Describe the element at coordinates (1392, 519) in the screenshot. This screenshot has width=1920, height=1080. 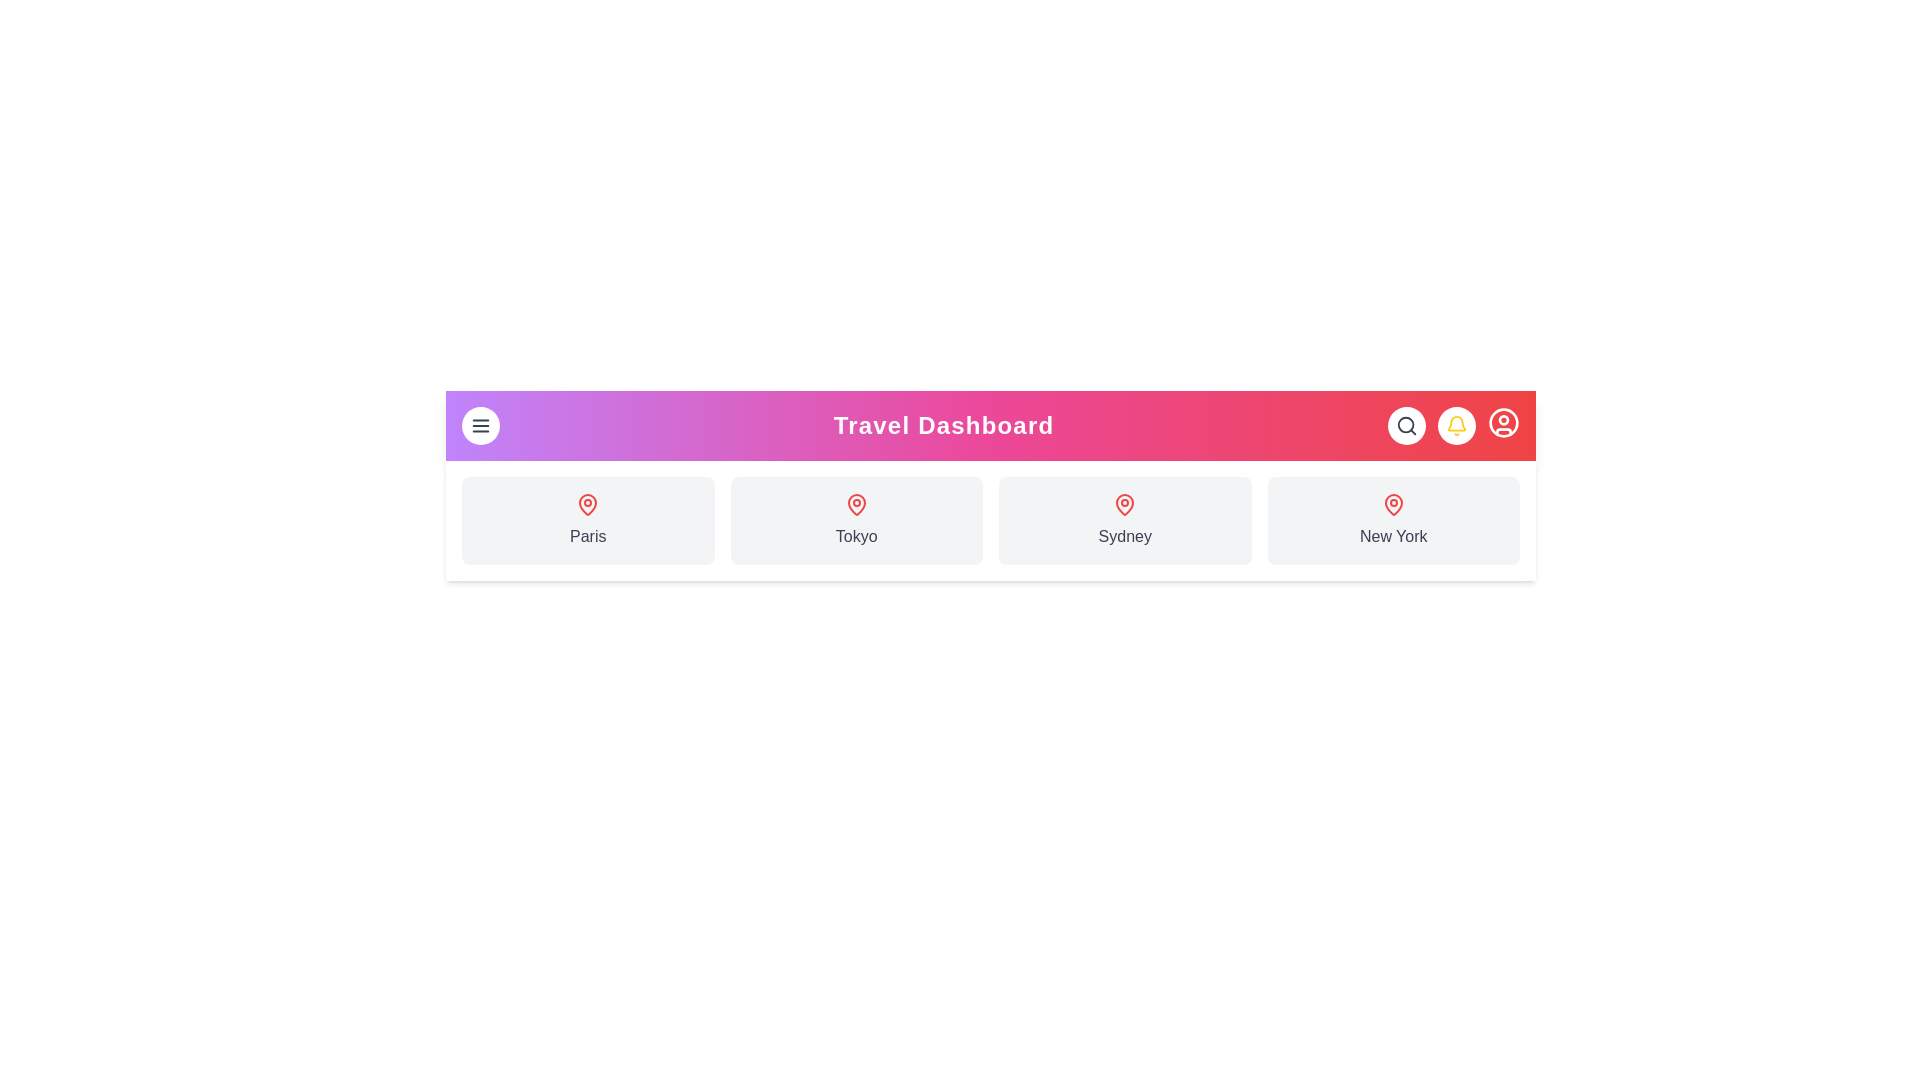
I see `the city card for New York to view its details` at that location.